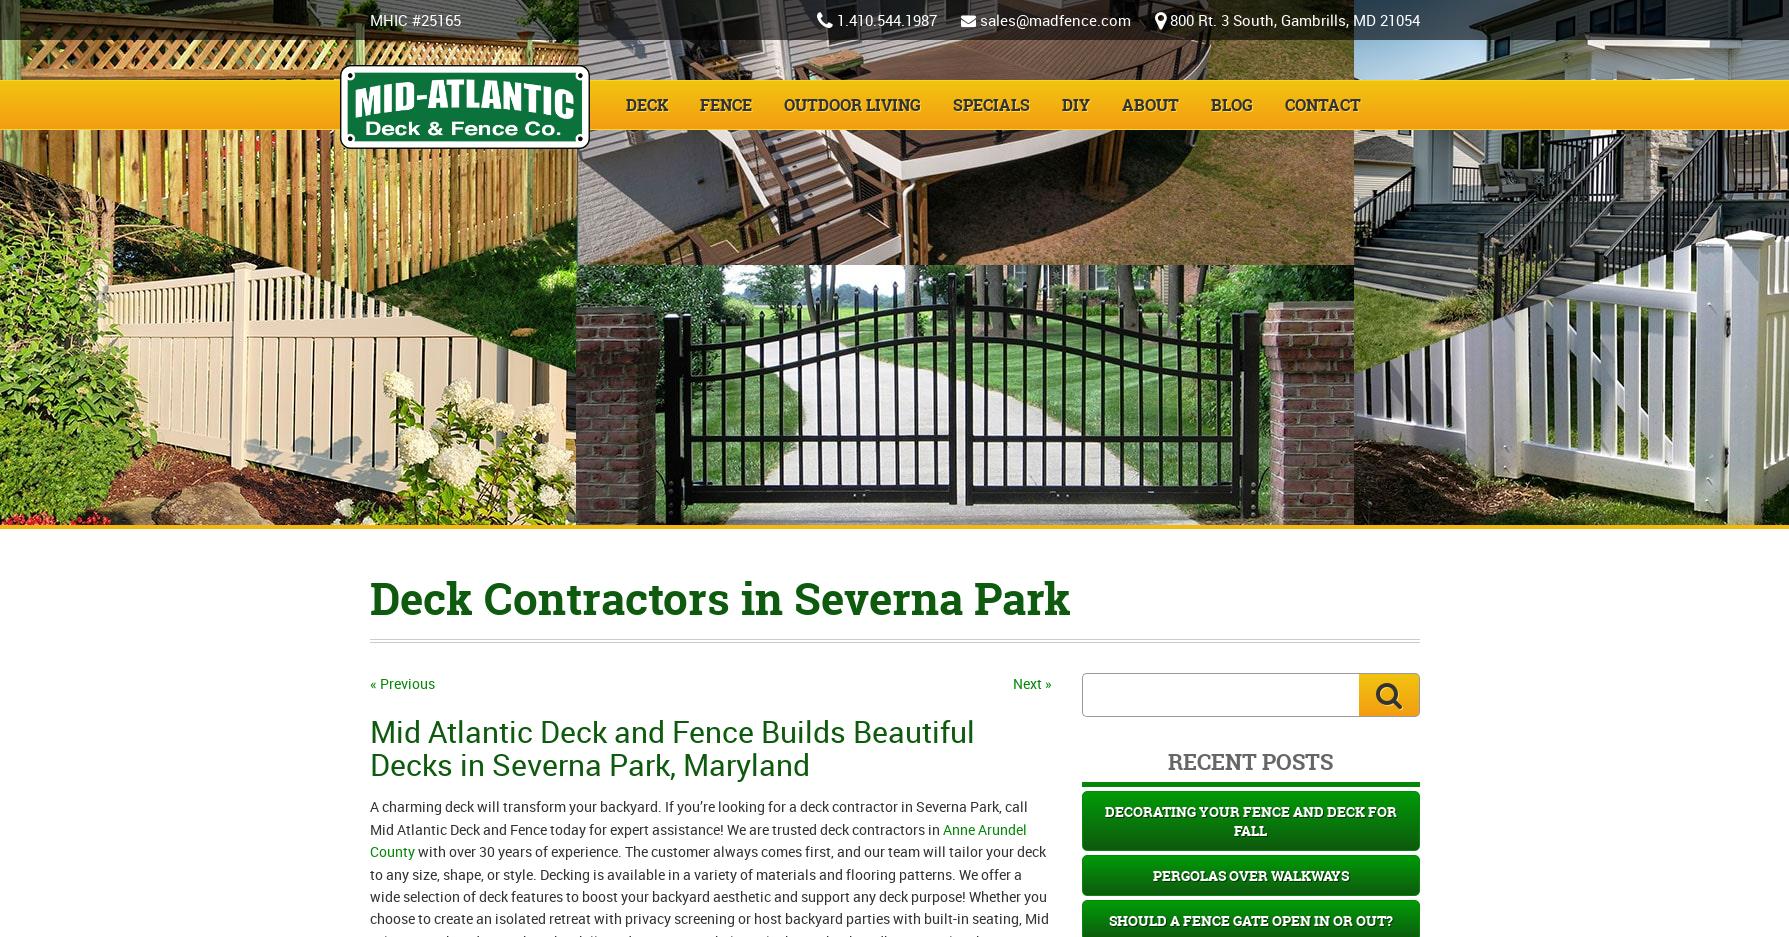  I want to click on 'About', so click(1148, 104).